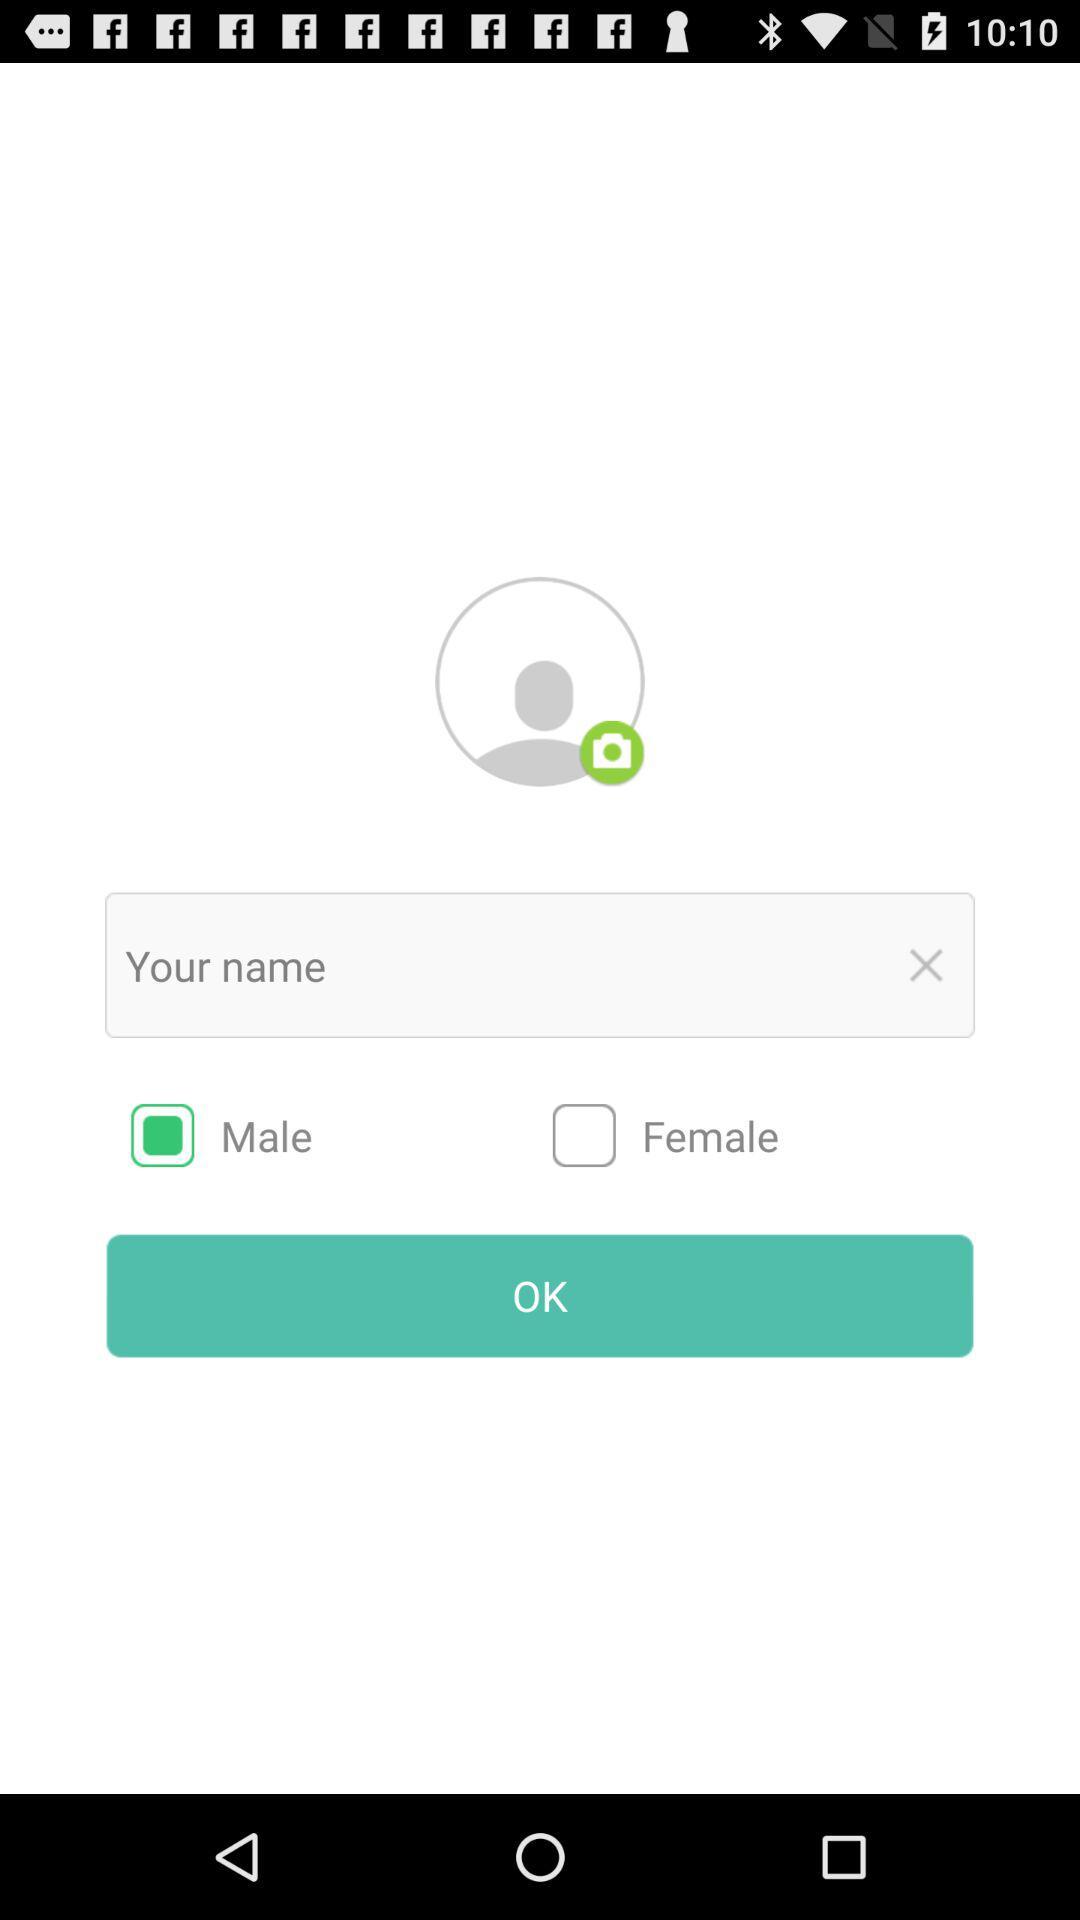 This screenshot has width=1080, height=1920. What do you see at coordinates (540, 1296) in the screenshot?
I see `ok icon` at bounding box center [540, 1296].